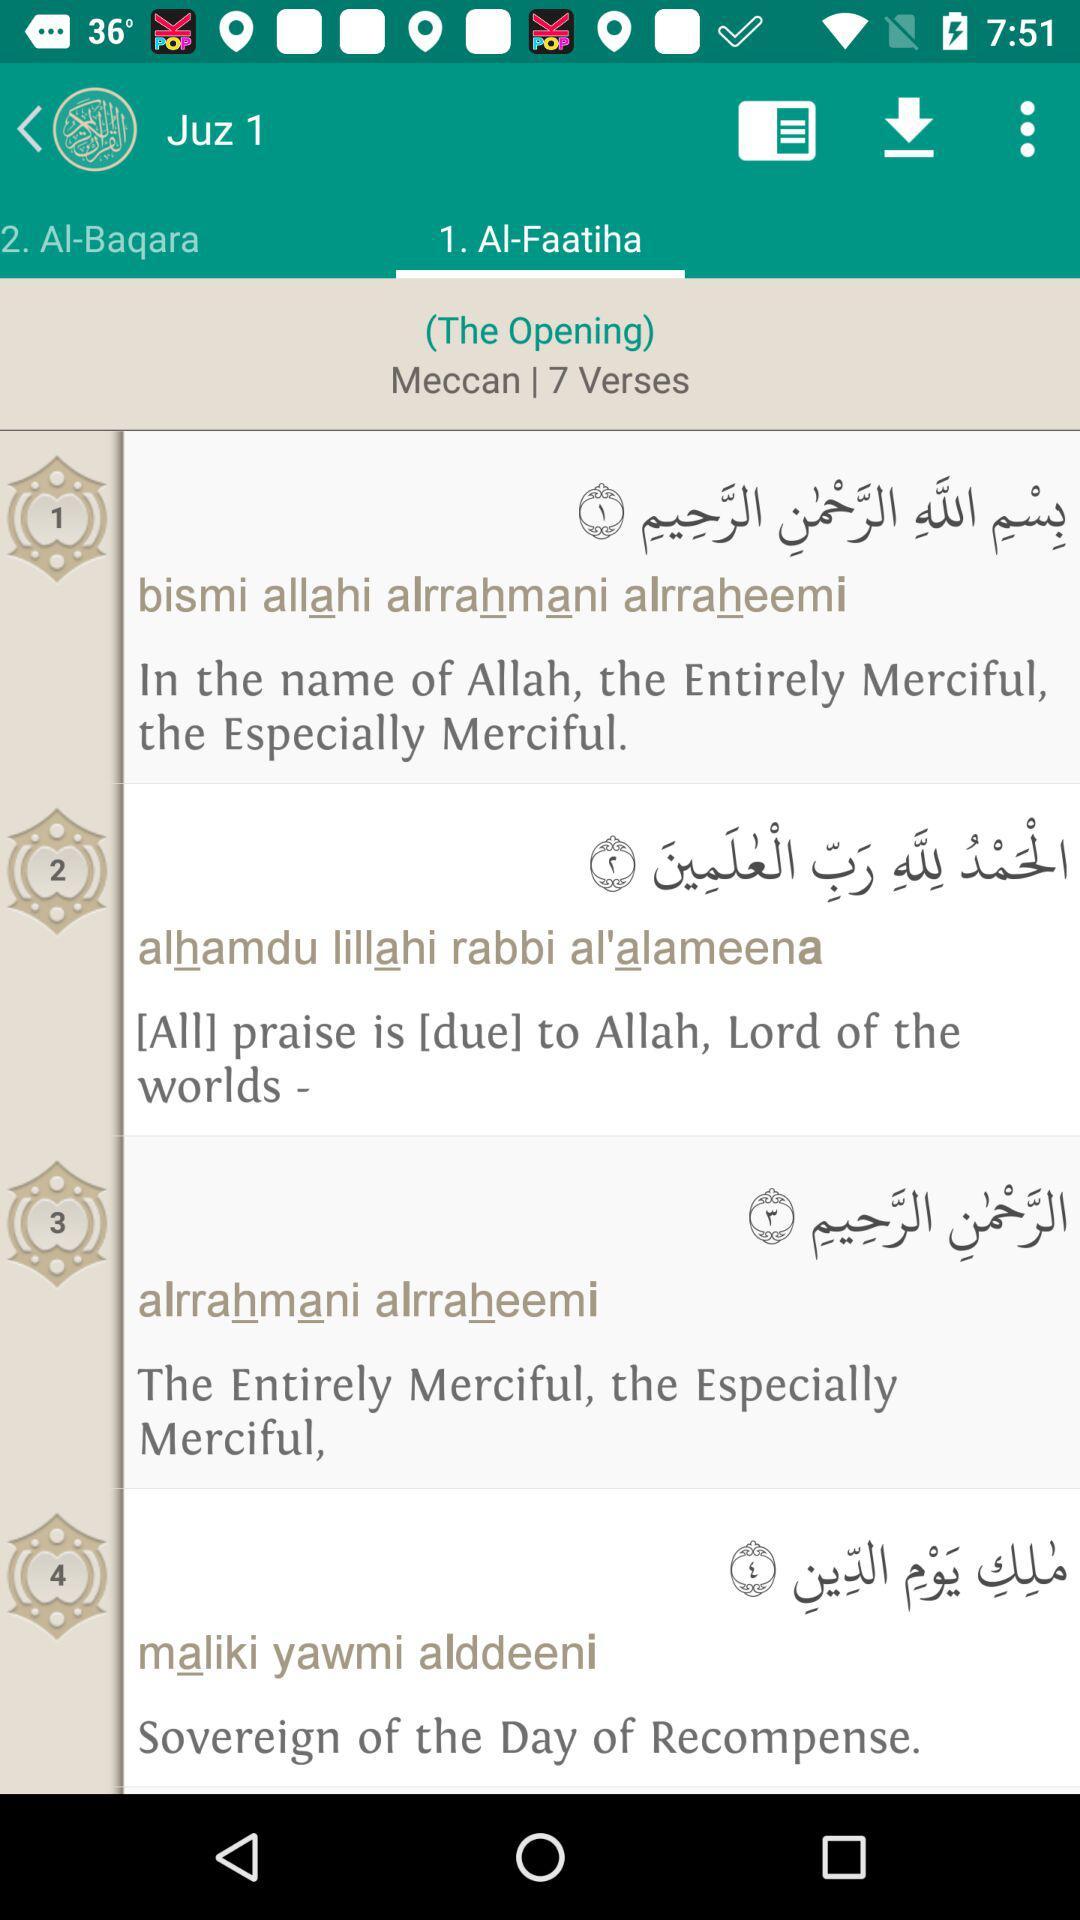  What do you see at coordinates (1027, 127) in the screenshot?
I see `options` at bounding box center [1027, 127].